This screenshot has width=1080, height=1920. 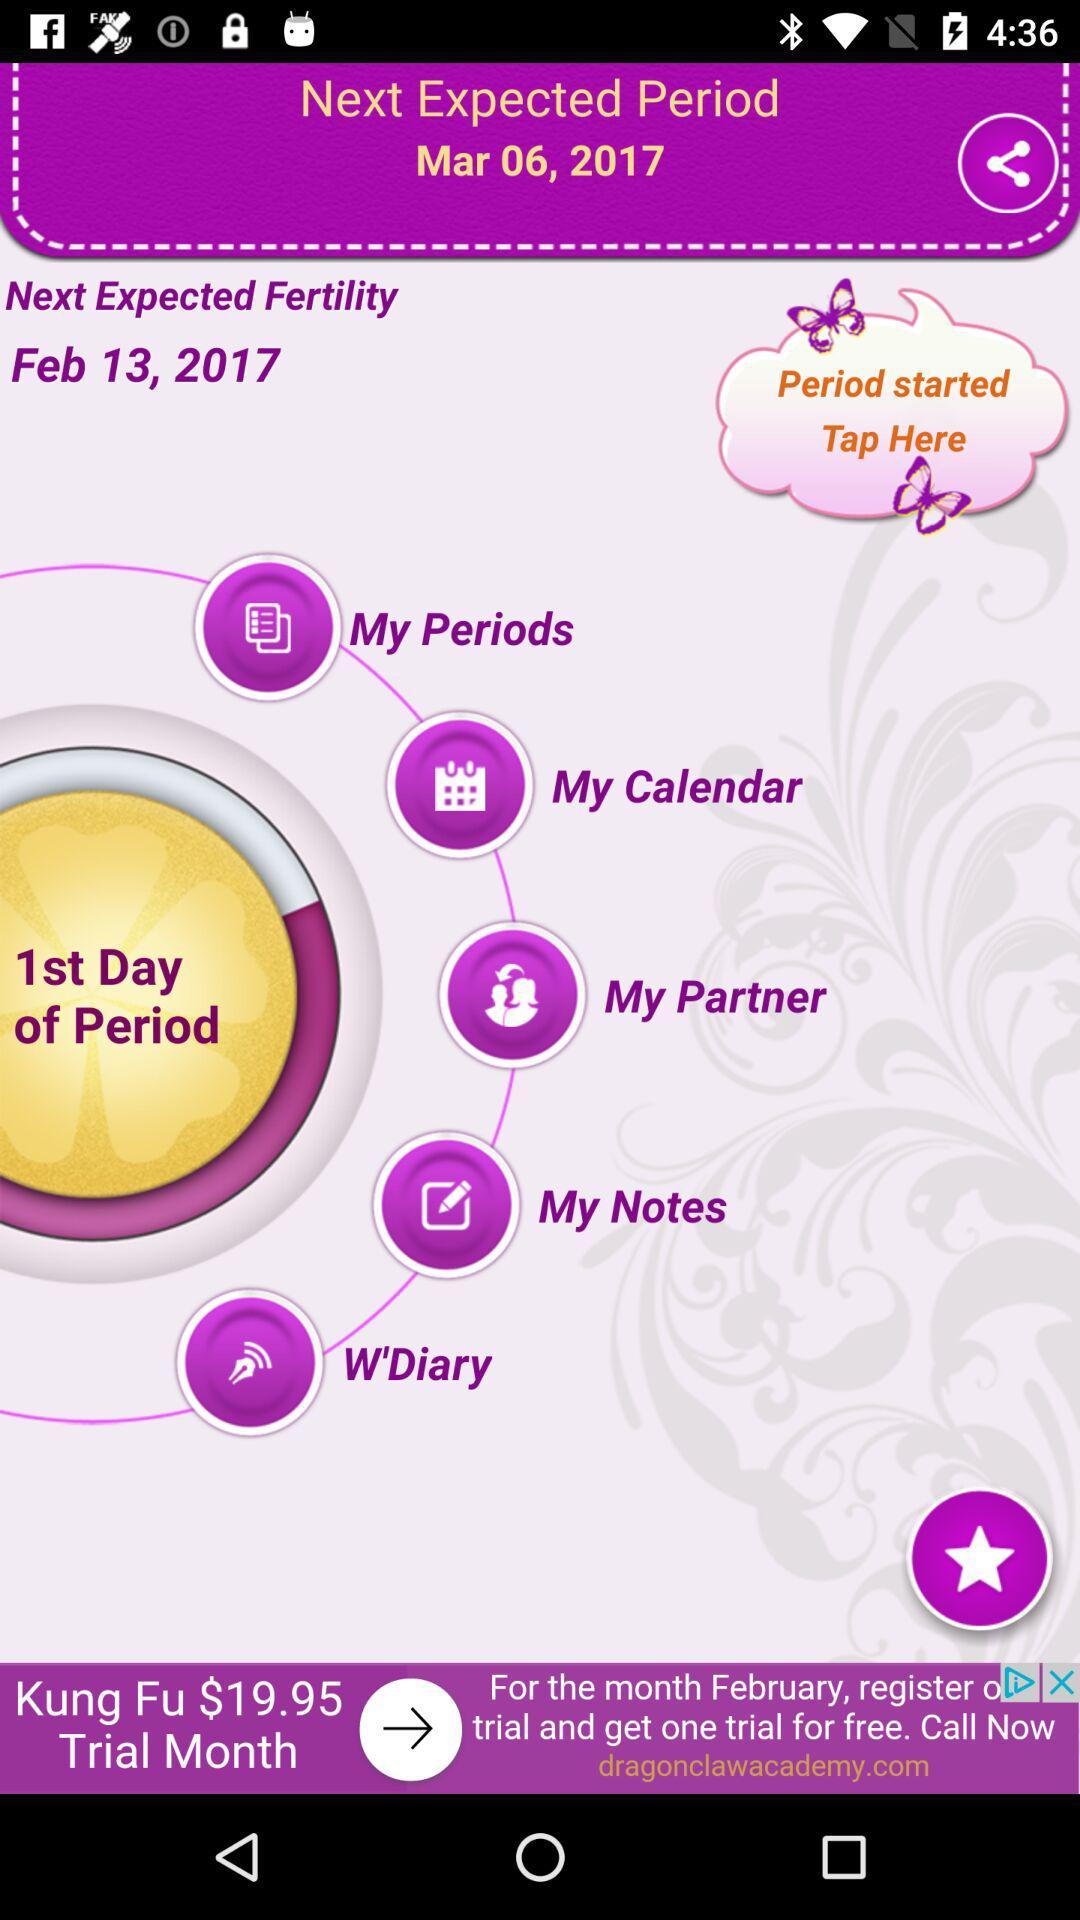 What do you see at coordinates (978, 1556) in the screenshot?
I see `the star button` at bounding box center [978, 1556].